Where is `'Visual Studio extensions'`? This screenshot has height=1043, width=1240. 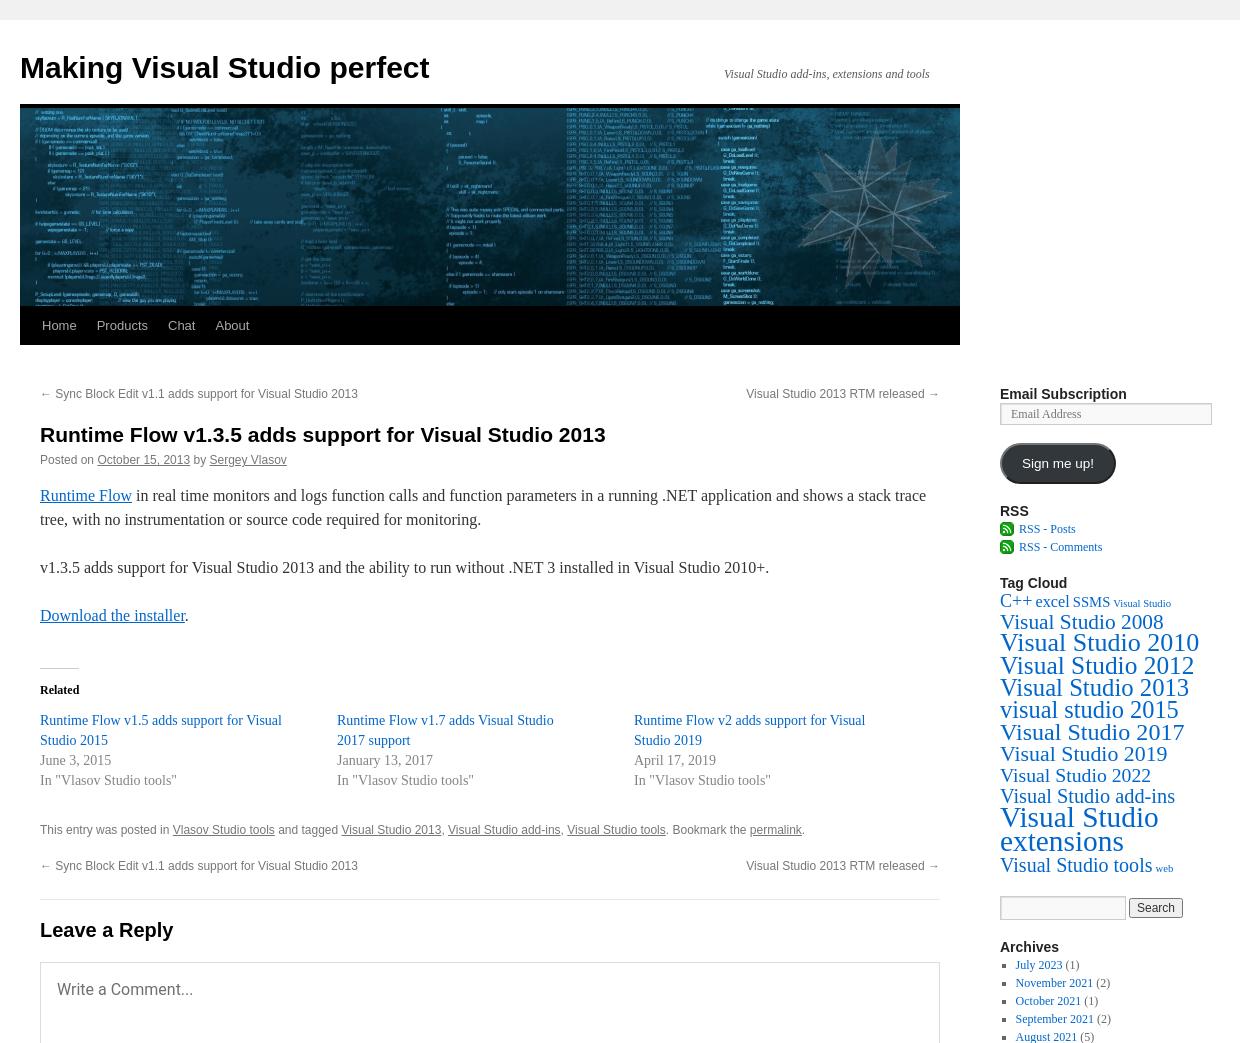 'Visual Studio extensions' is located at coordinates (1079, 828).